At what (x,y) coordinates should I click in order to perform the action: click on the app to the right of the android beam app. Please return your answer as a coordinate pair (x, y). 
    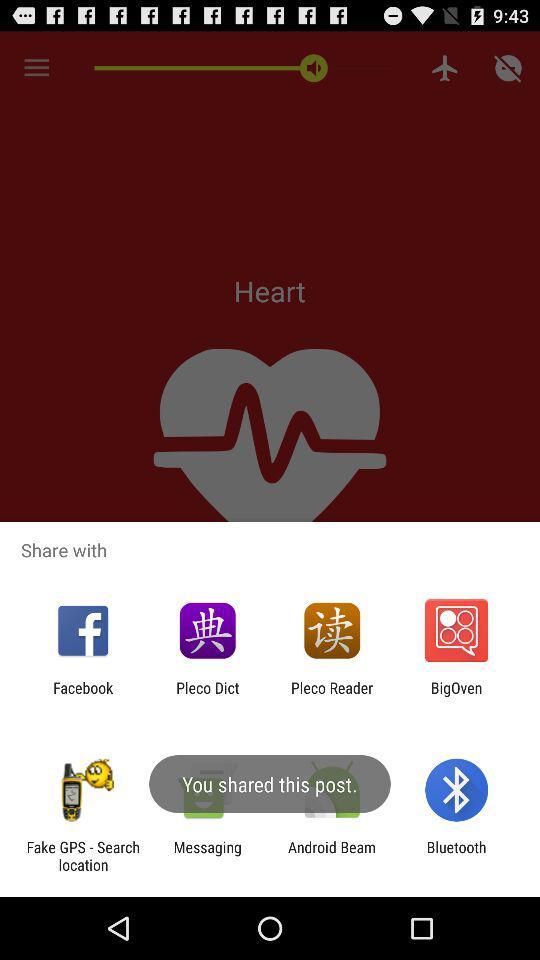
    Looking at the image, I should click on (456, 855).